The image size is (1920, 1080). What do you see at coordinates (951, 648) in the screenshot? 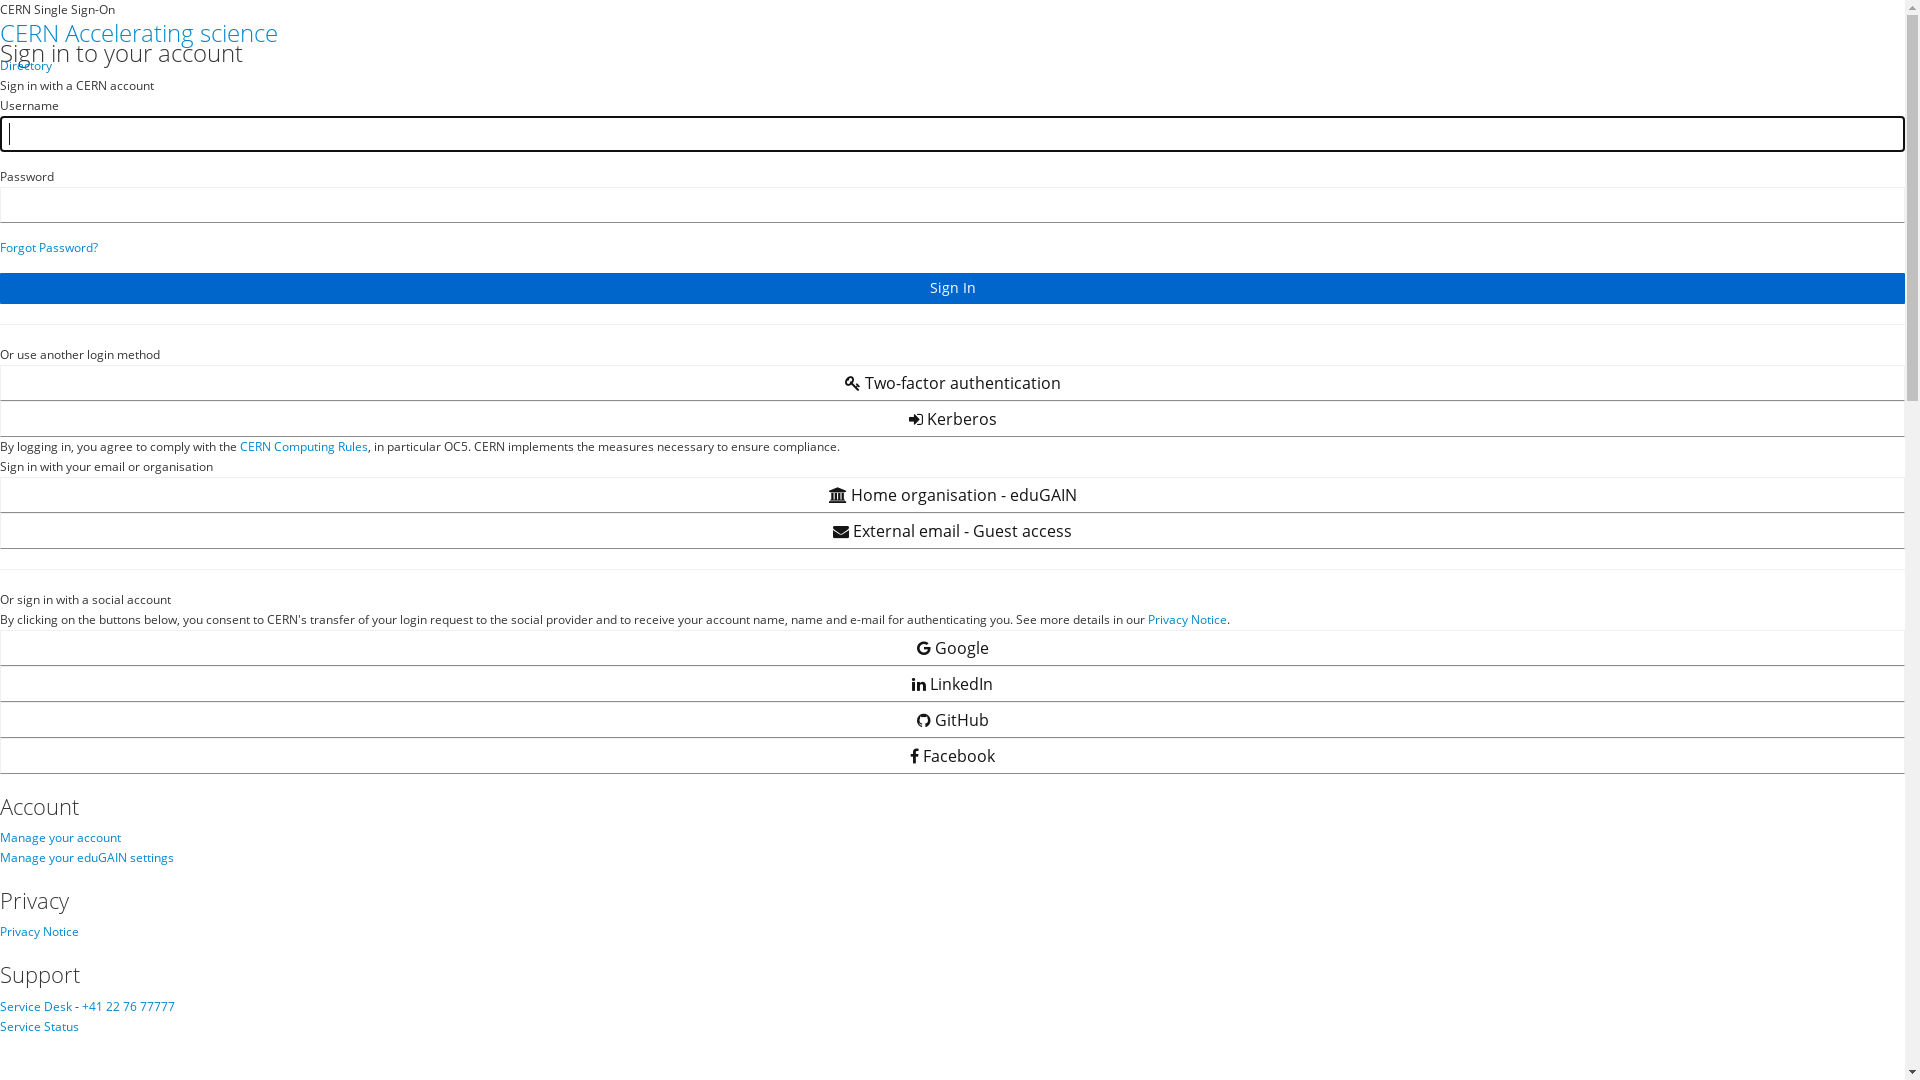
I see `'Google'` at bounding box center [951, 648].